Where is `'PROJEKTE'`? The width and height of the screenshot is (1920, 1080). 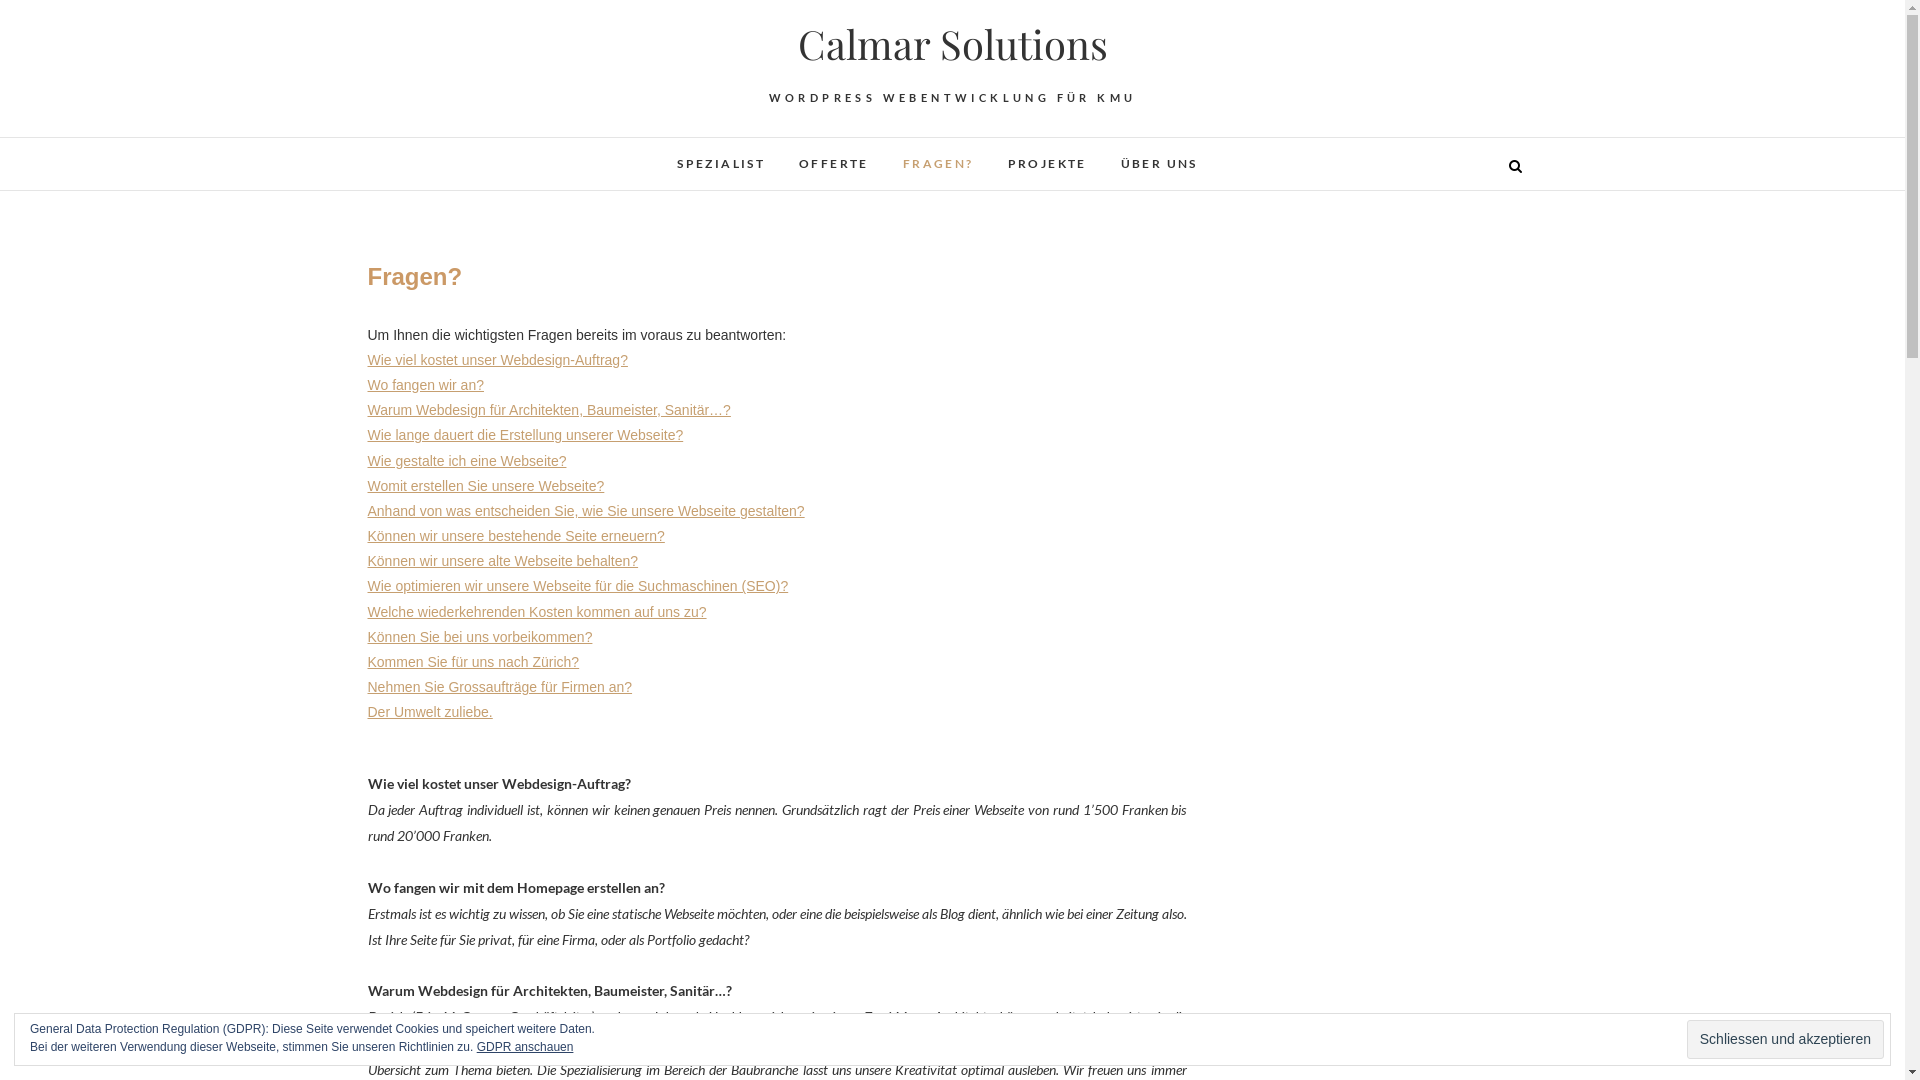 'PROJEKTE' is located at coordinates (1045, 163).